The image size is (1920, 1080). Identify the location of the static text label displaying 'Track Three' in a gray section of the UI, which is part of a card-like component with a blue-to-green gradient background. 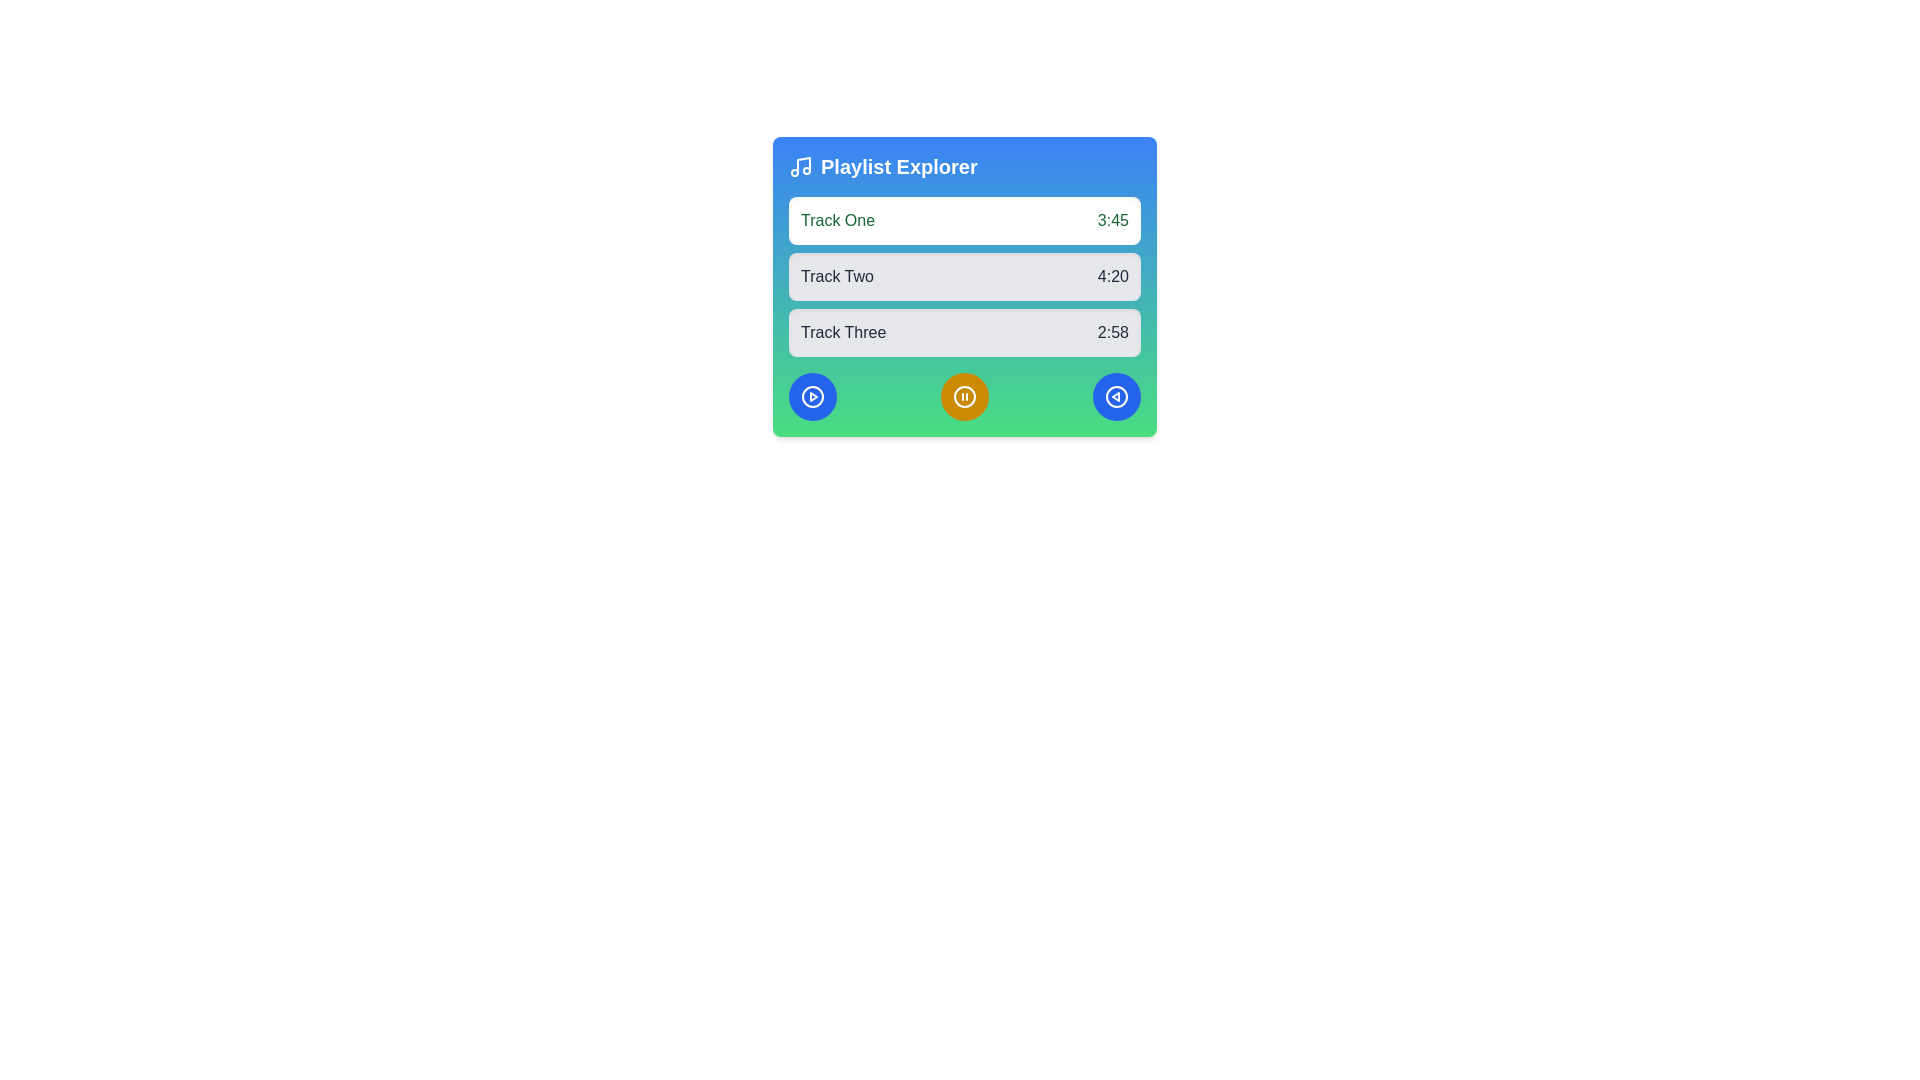
(843, 331).